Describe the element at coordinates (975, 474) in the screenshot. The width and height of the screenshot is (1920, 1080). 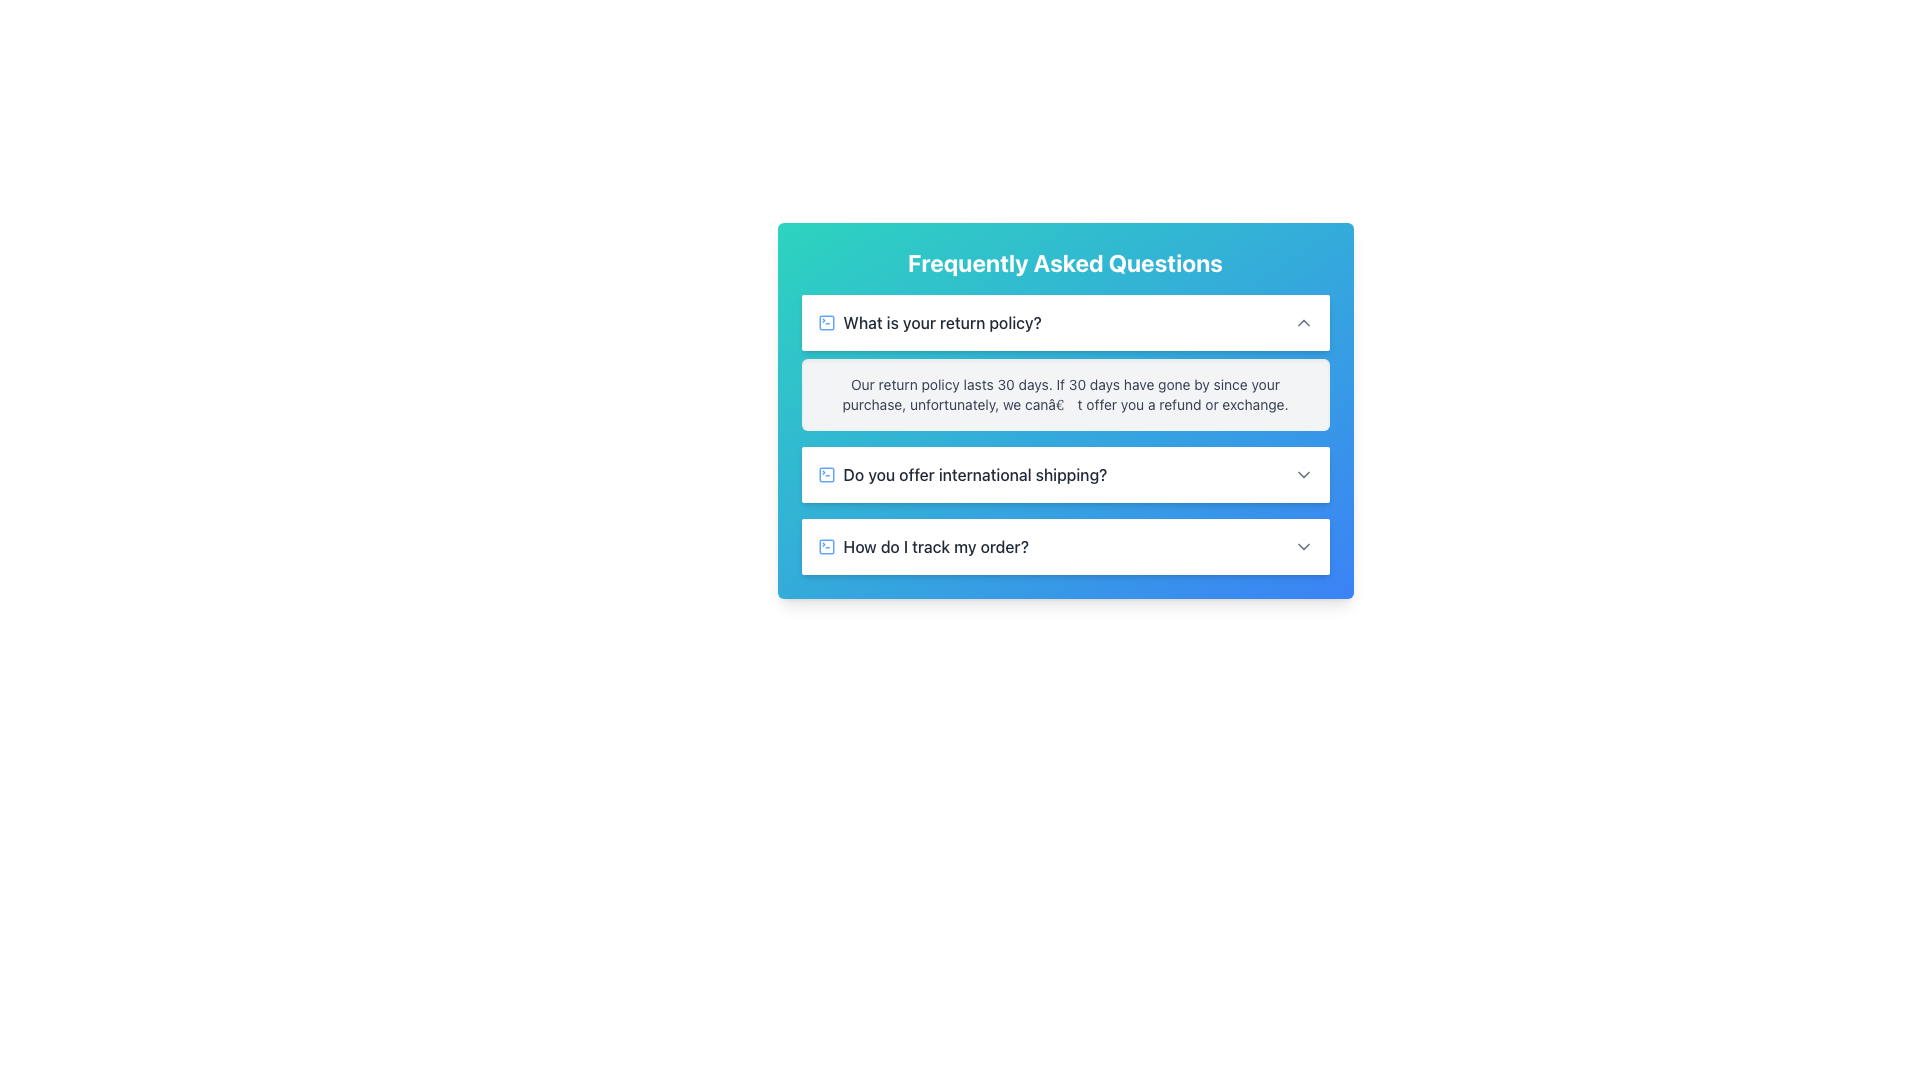
I see `the second FAQ header text element that follows a blue question icon, which is centrally positioned between the first and third FAQs` at that location.